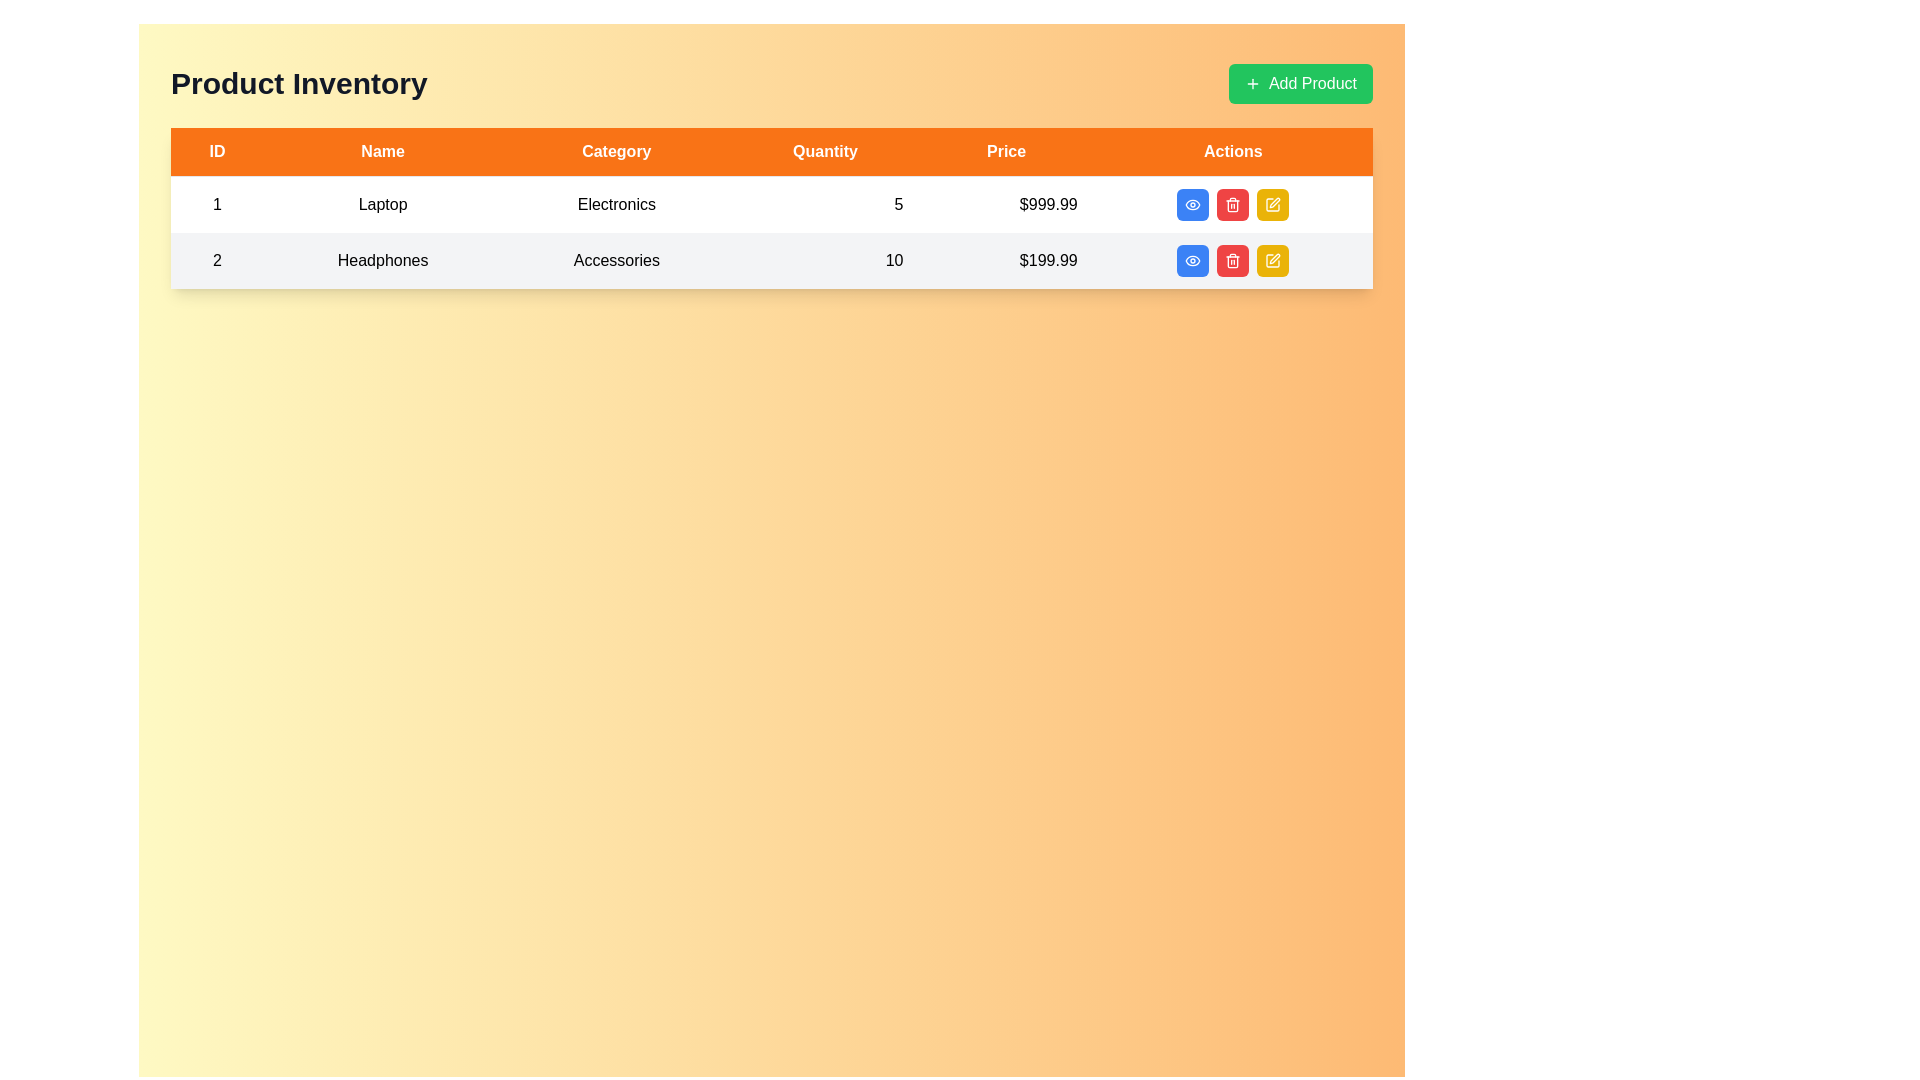 Image resolution: width=1920 pixels, height=1080 pixels. Describe the element at coordinates (1251, 83) in the screenshot. I see `the green plus icon within the 'Add Product' button located in the top-right corner of the interface` at that location.